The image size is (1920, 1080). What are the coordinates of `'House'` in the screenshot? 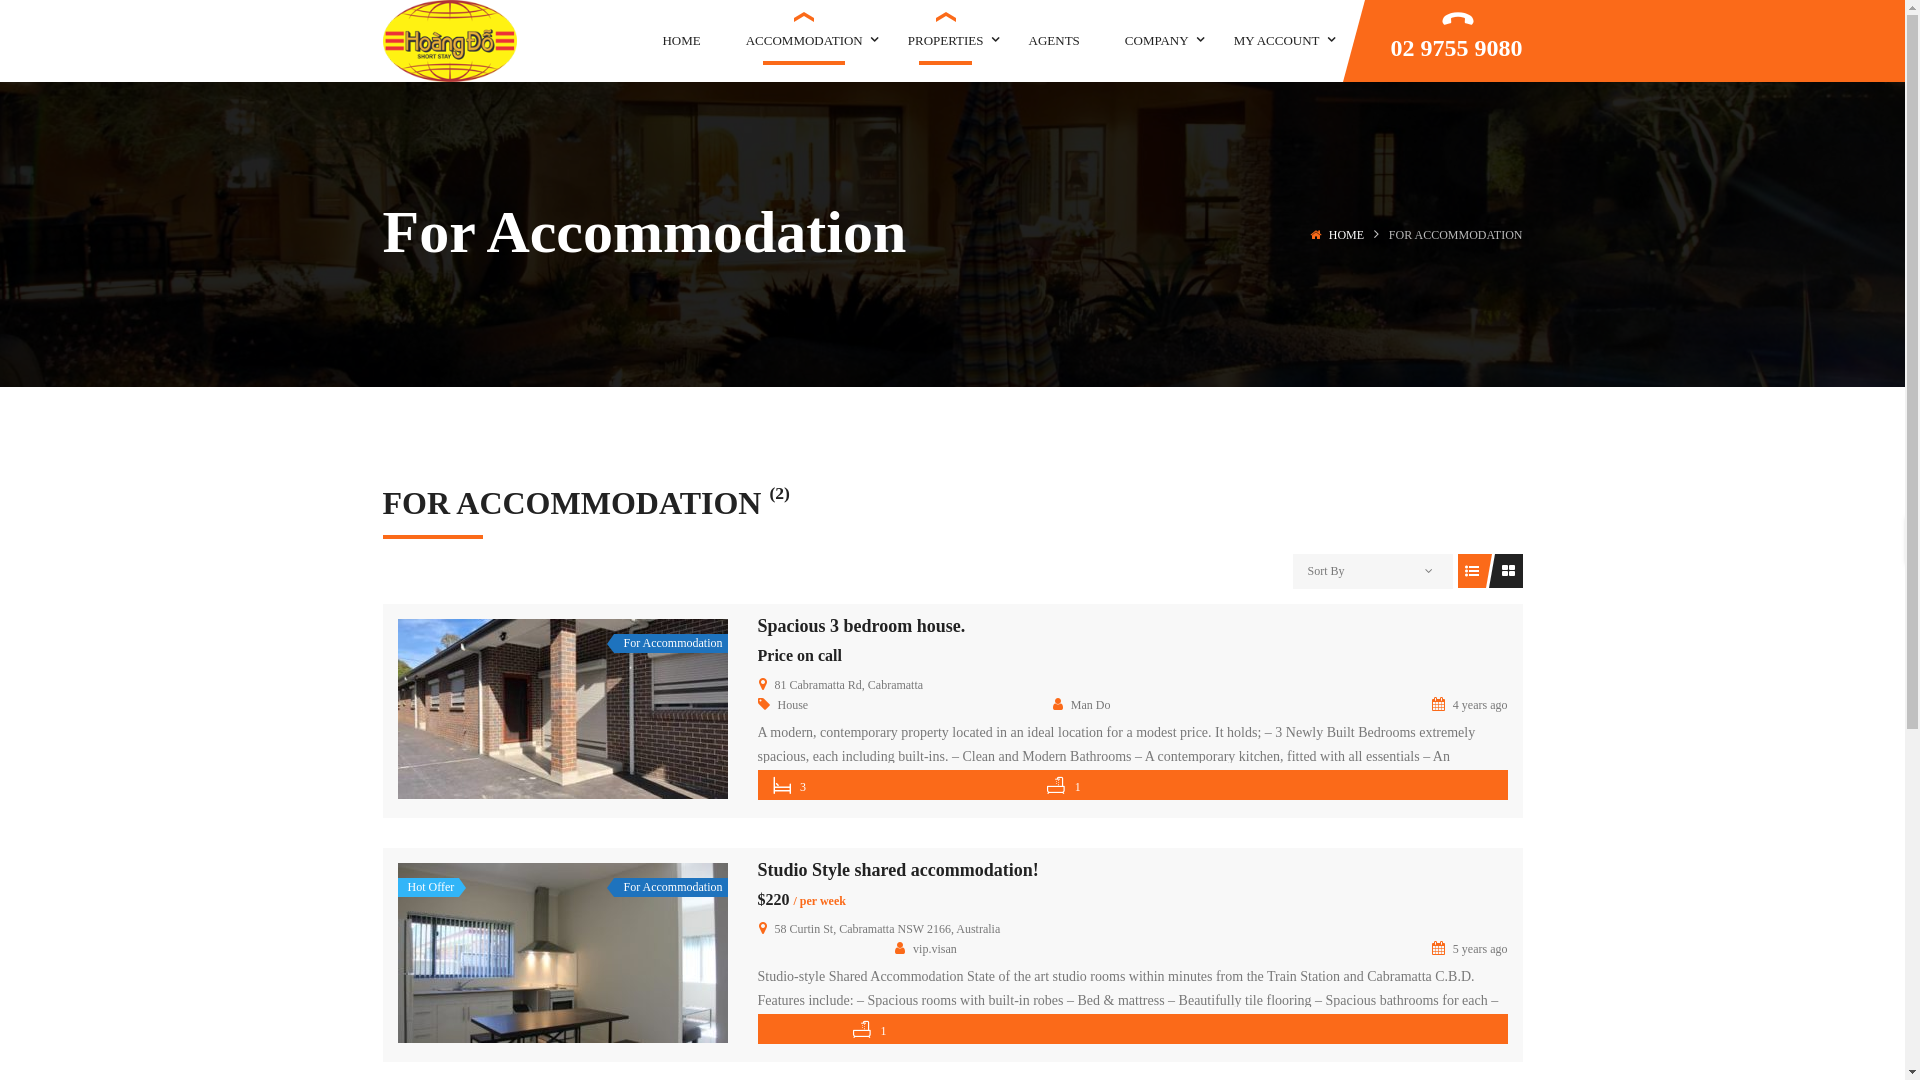 It's located at (792, 704).